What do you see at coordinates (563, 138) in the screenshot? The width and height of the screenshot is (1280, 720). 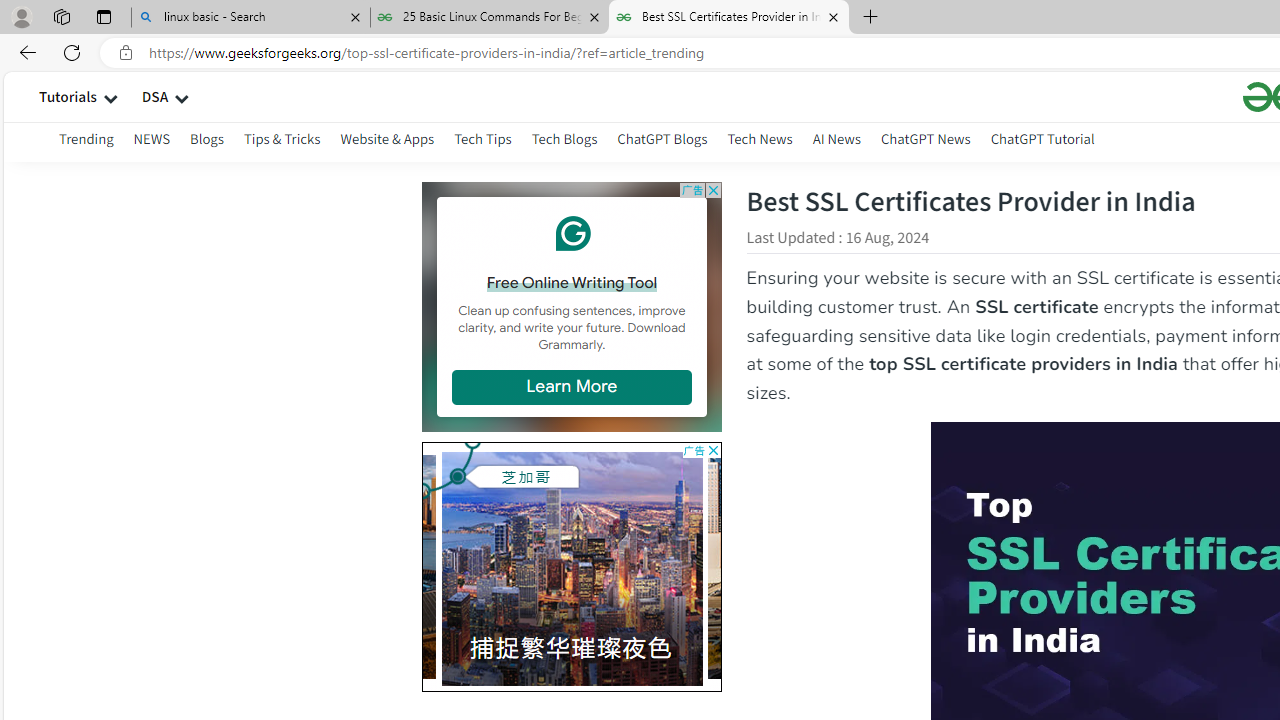 I see `'Tech Blogs'` at bounding box center [563, 138].